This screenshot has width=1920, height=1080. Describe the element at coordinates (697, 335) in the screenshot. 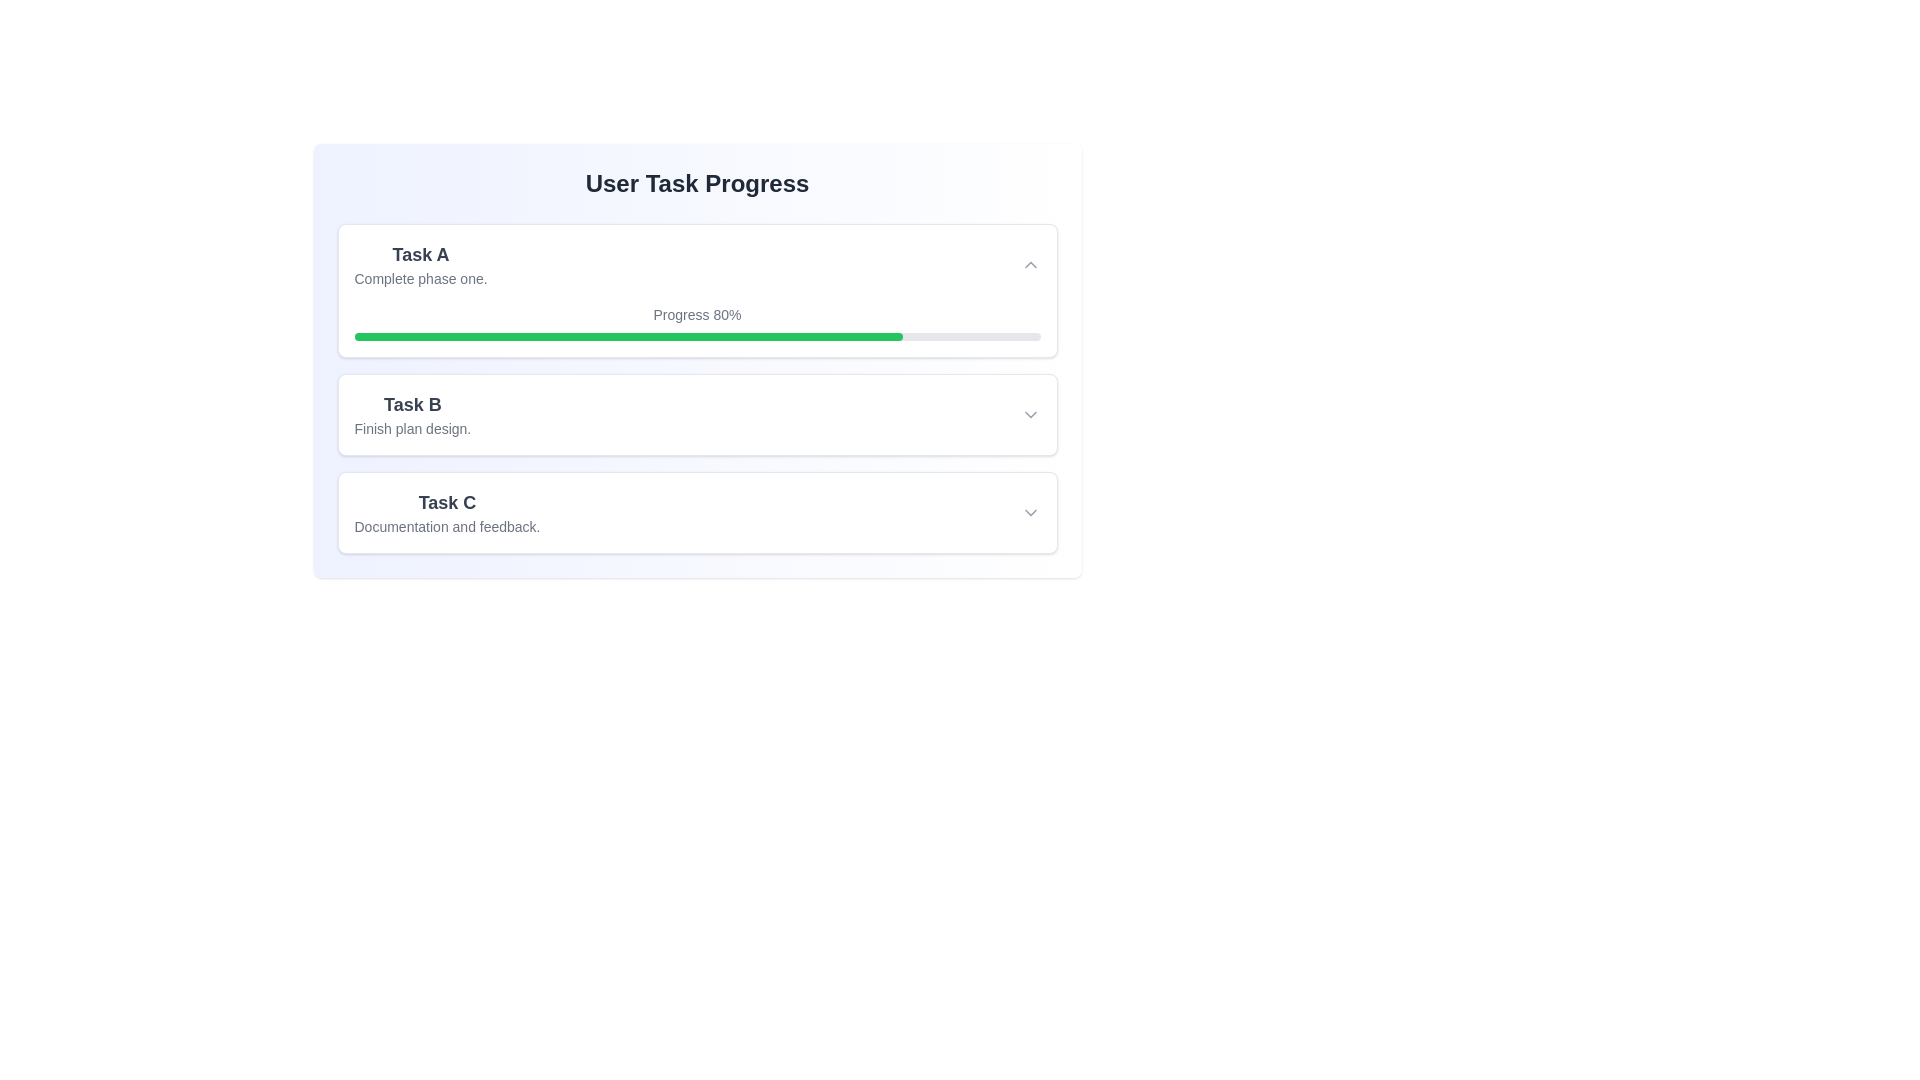

I see `the progress bar located beneath the text 'Progress 80%' in the 'Task A' section, which indicates an 80% completion with a green bar inside a light gray rectangular background` at that location.